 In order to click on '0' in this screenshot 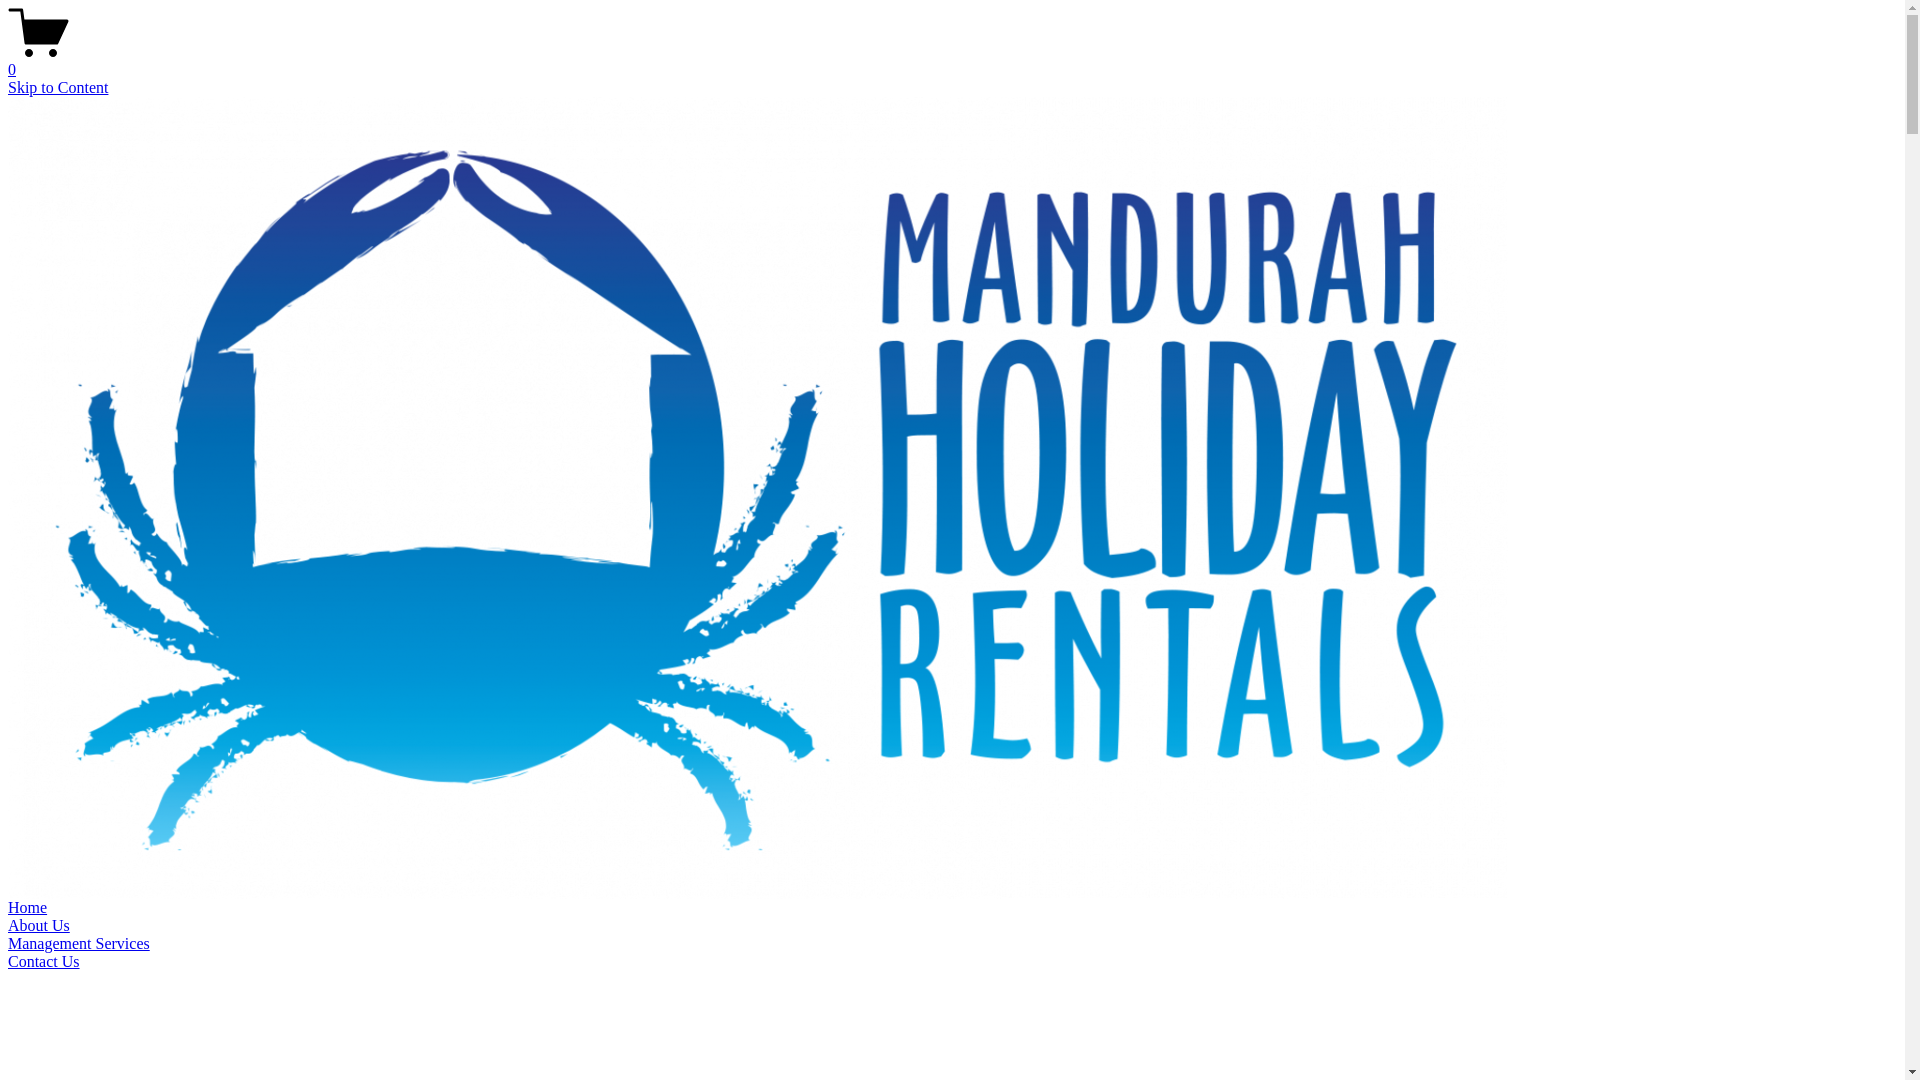, I will do `click(951, 60)`.